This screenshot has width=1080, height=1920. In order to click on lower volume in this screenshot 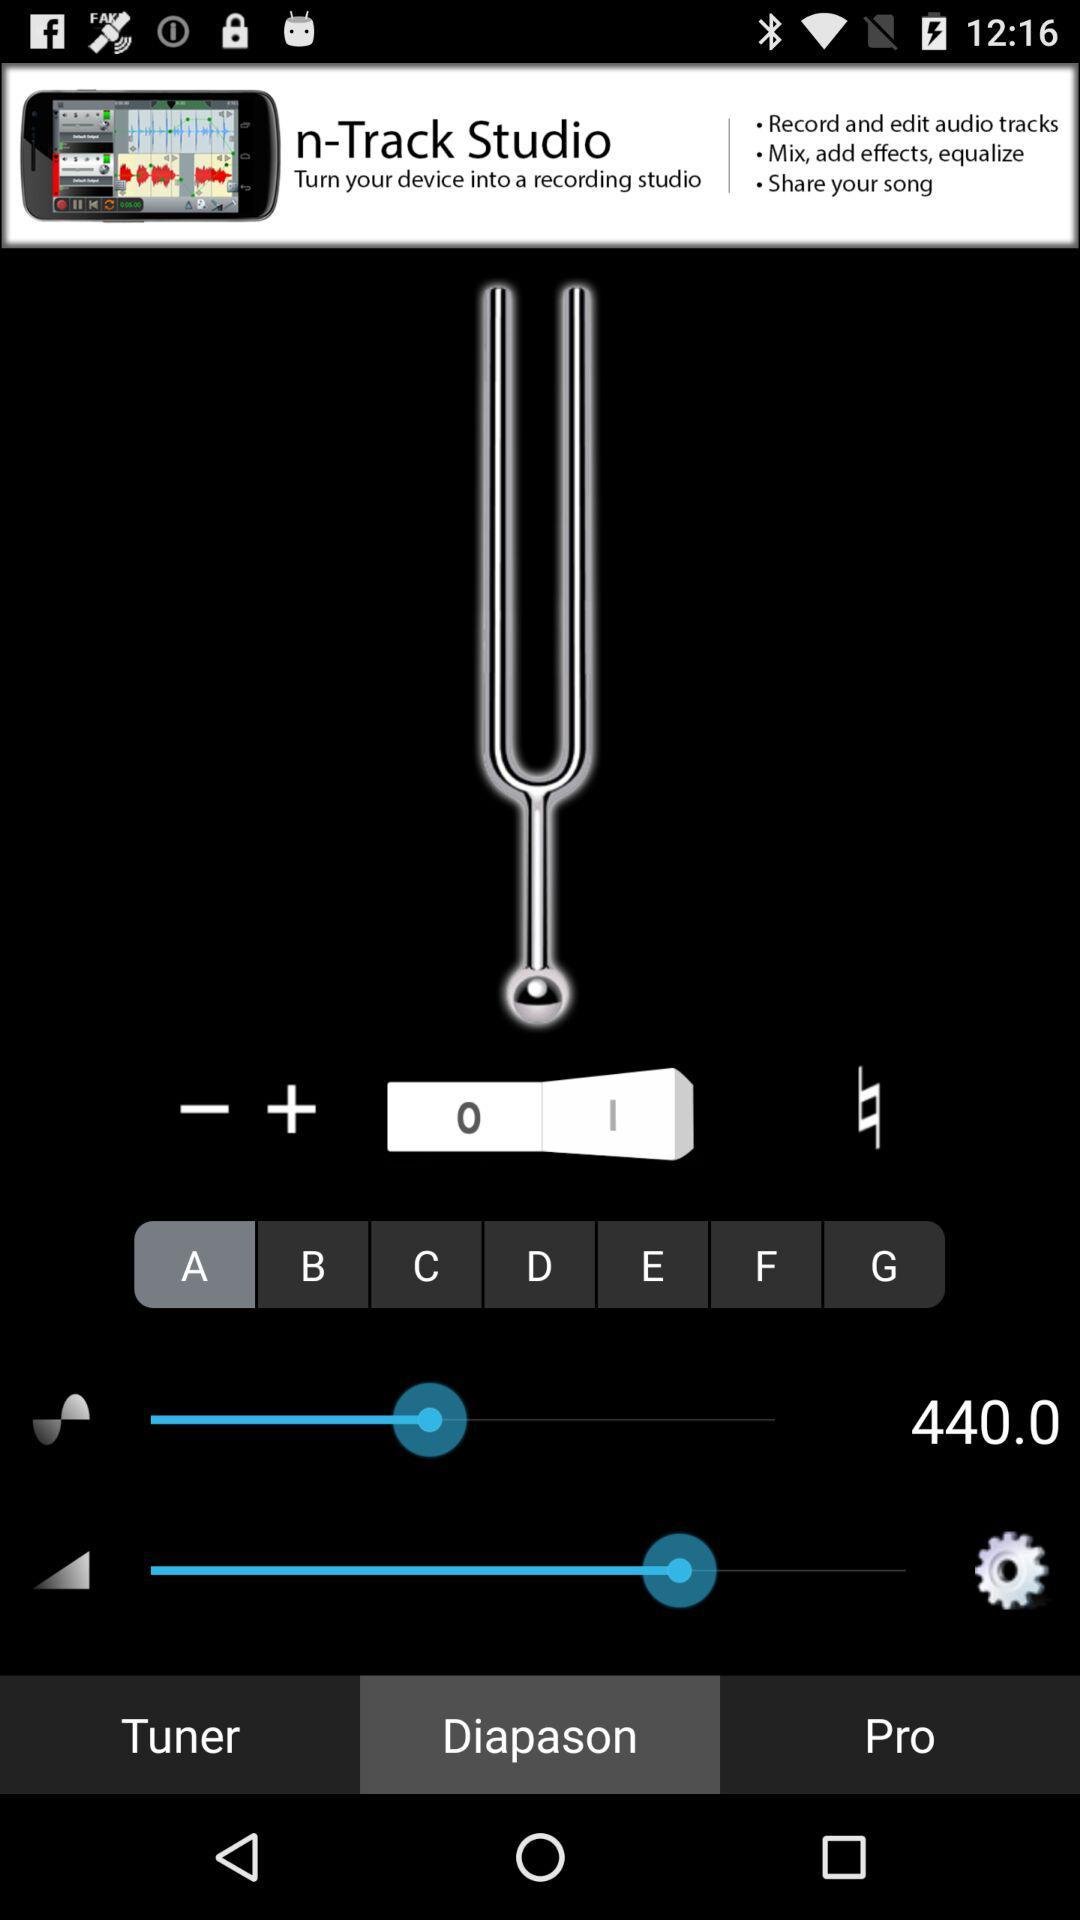, I will do `click(205, 1107)`.